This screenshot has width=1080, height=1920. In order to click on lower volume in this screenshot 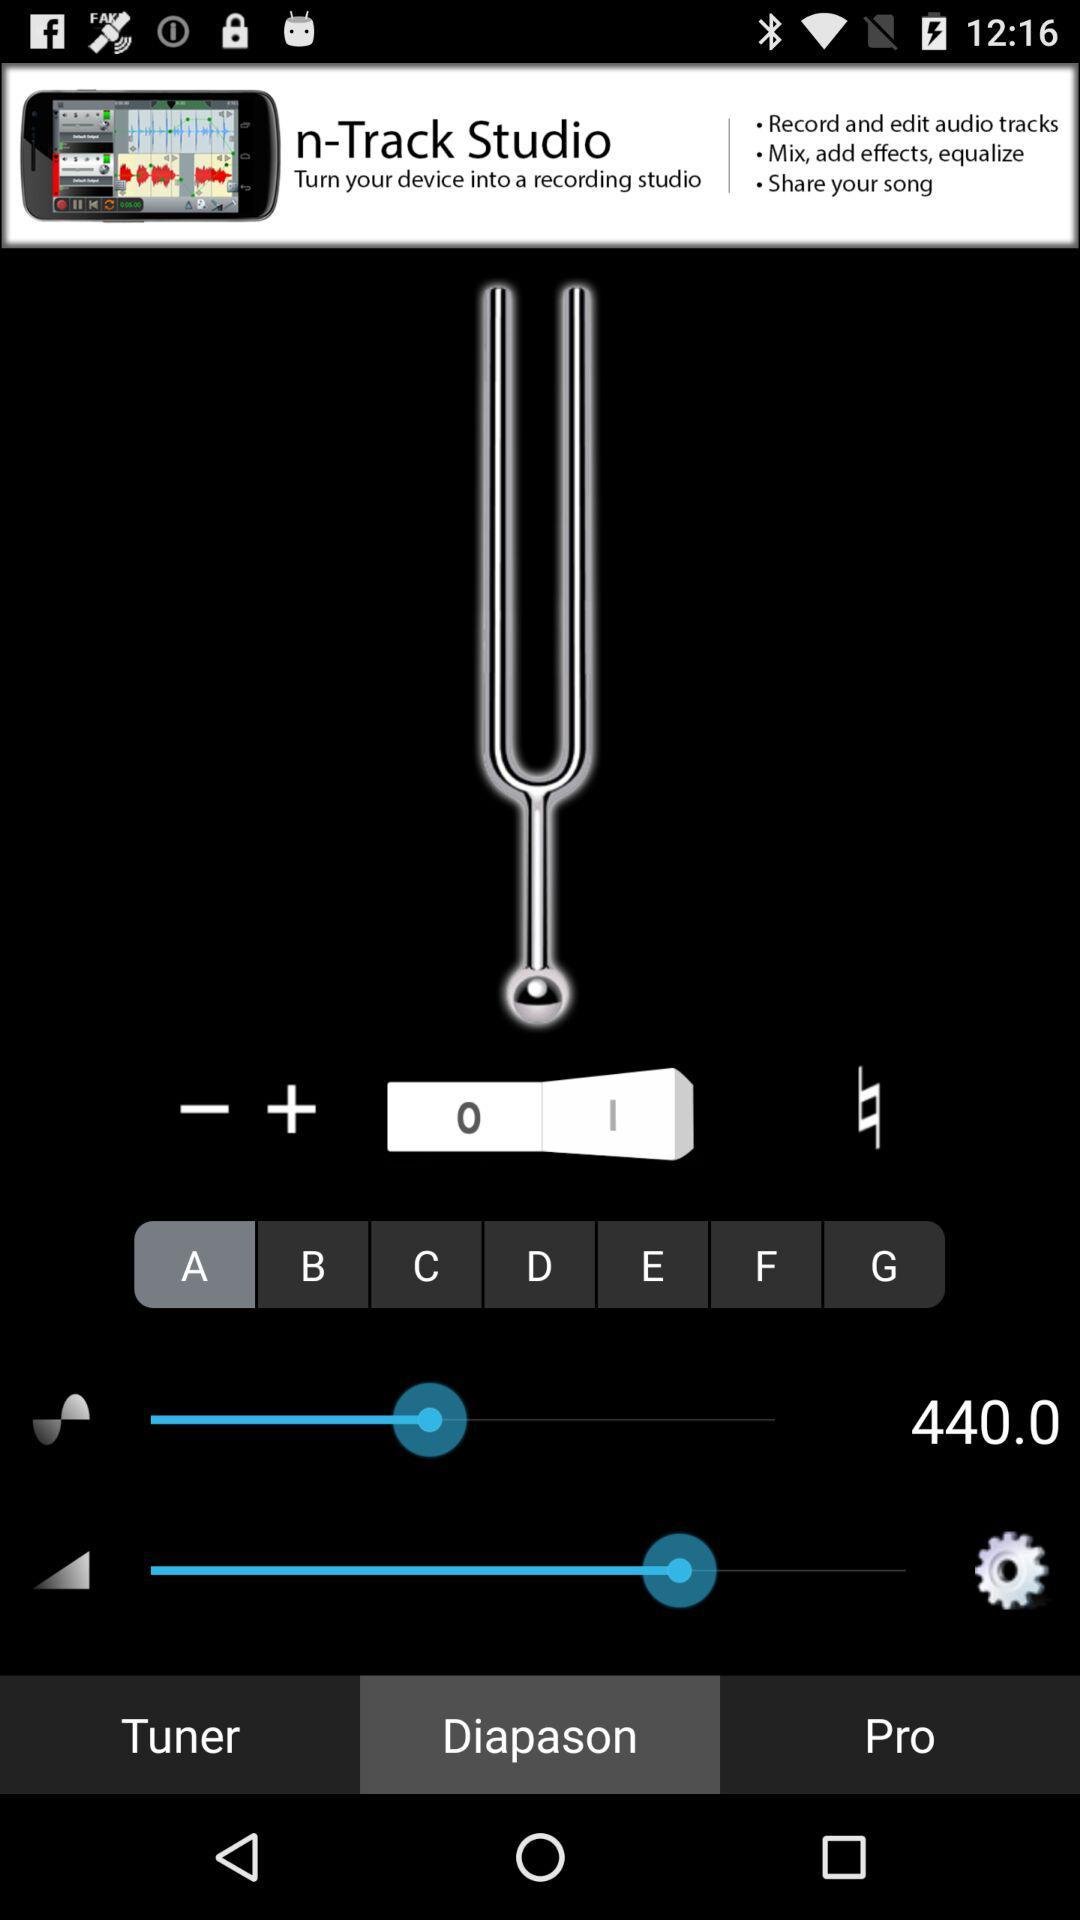, I will do `click(205, 1107)`.